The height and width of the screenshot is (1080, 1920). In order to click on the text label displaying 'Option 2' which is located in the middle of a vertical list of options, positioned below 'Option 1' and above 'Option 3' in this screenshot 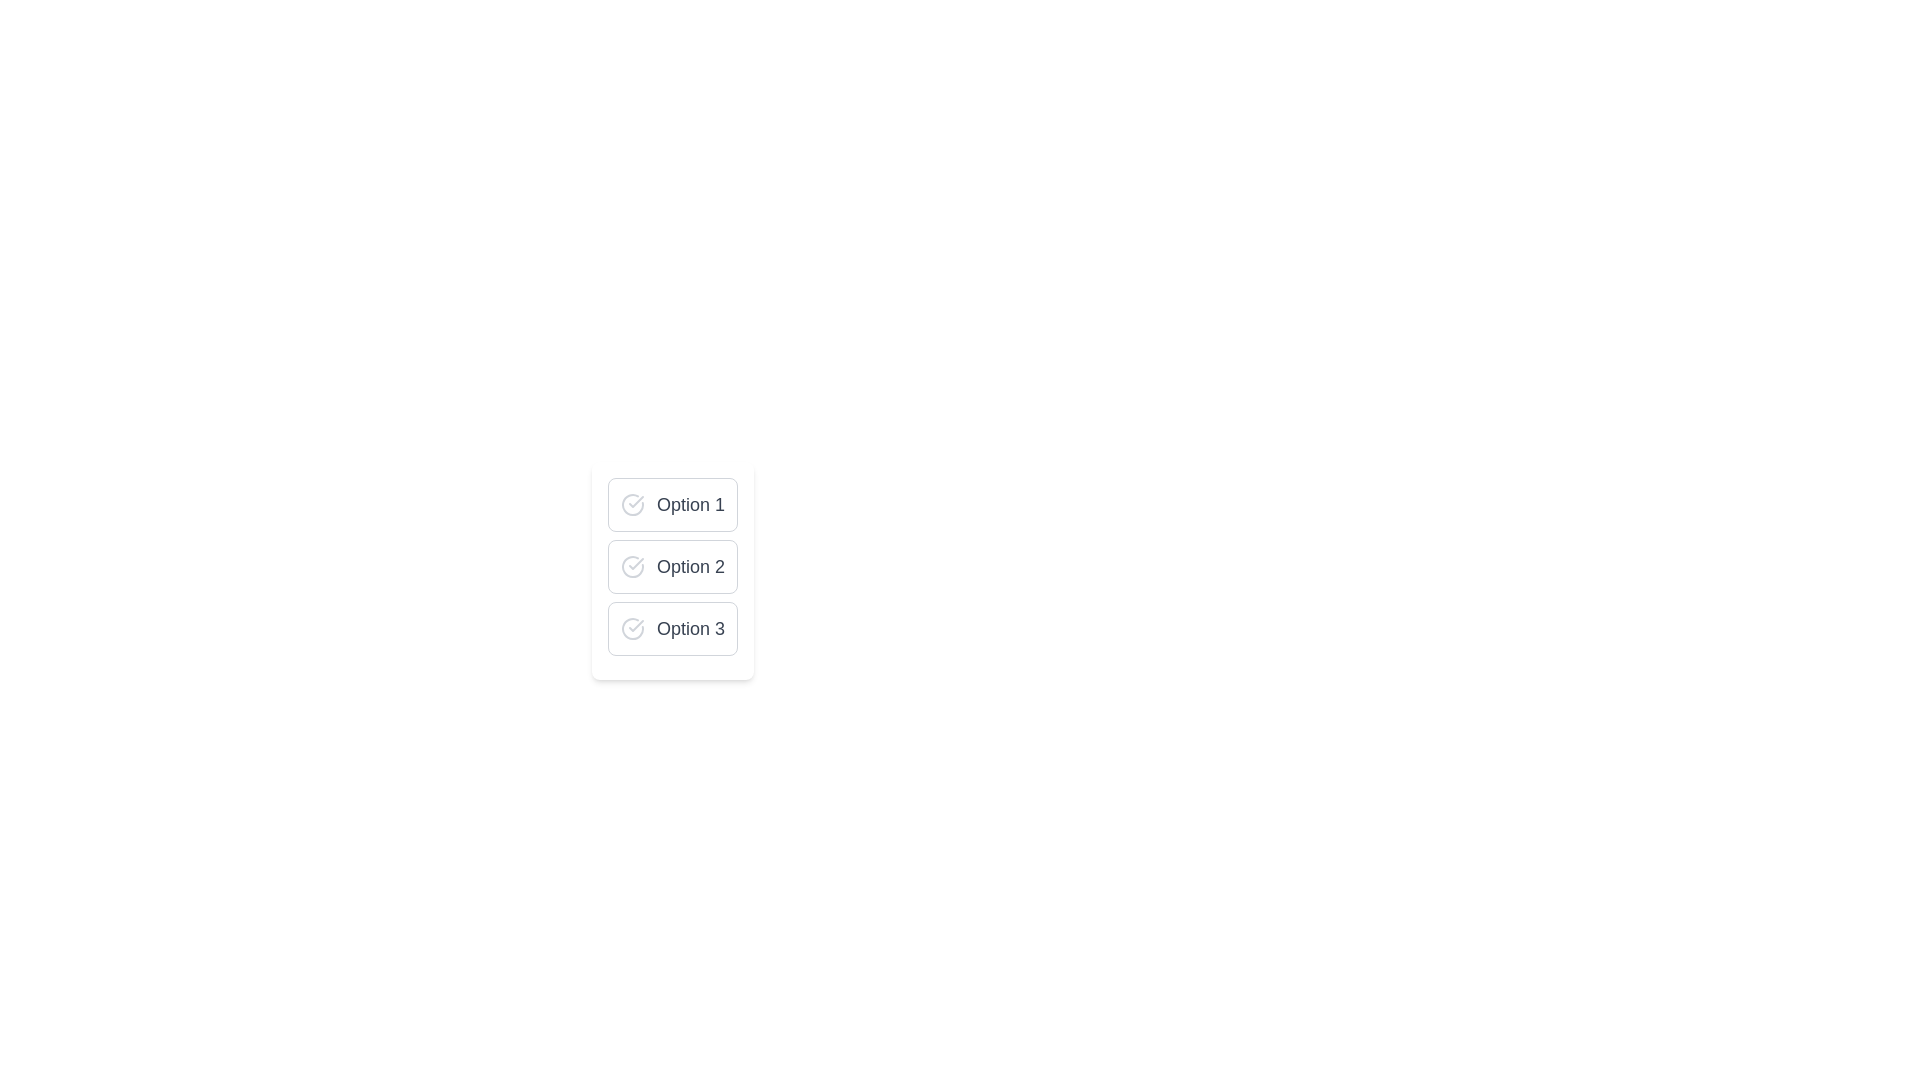, I will do `click(691, 567)`.